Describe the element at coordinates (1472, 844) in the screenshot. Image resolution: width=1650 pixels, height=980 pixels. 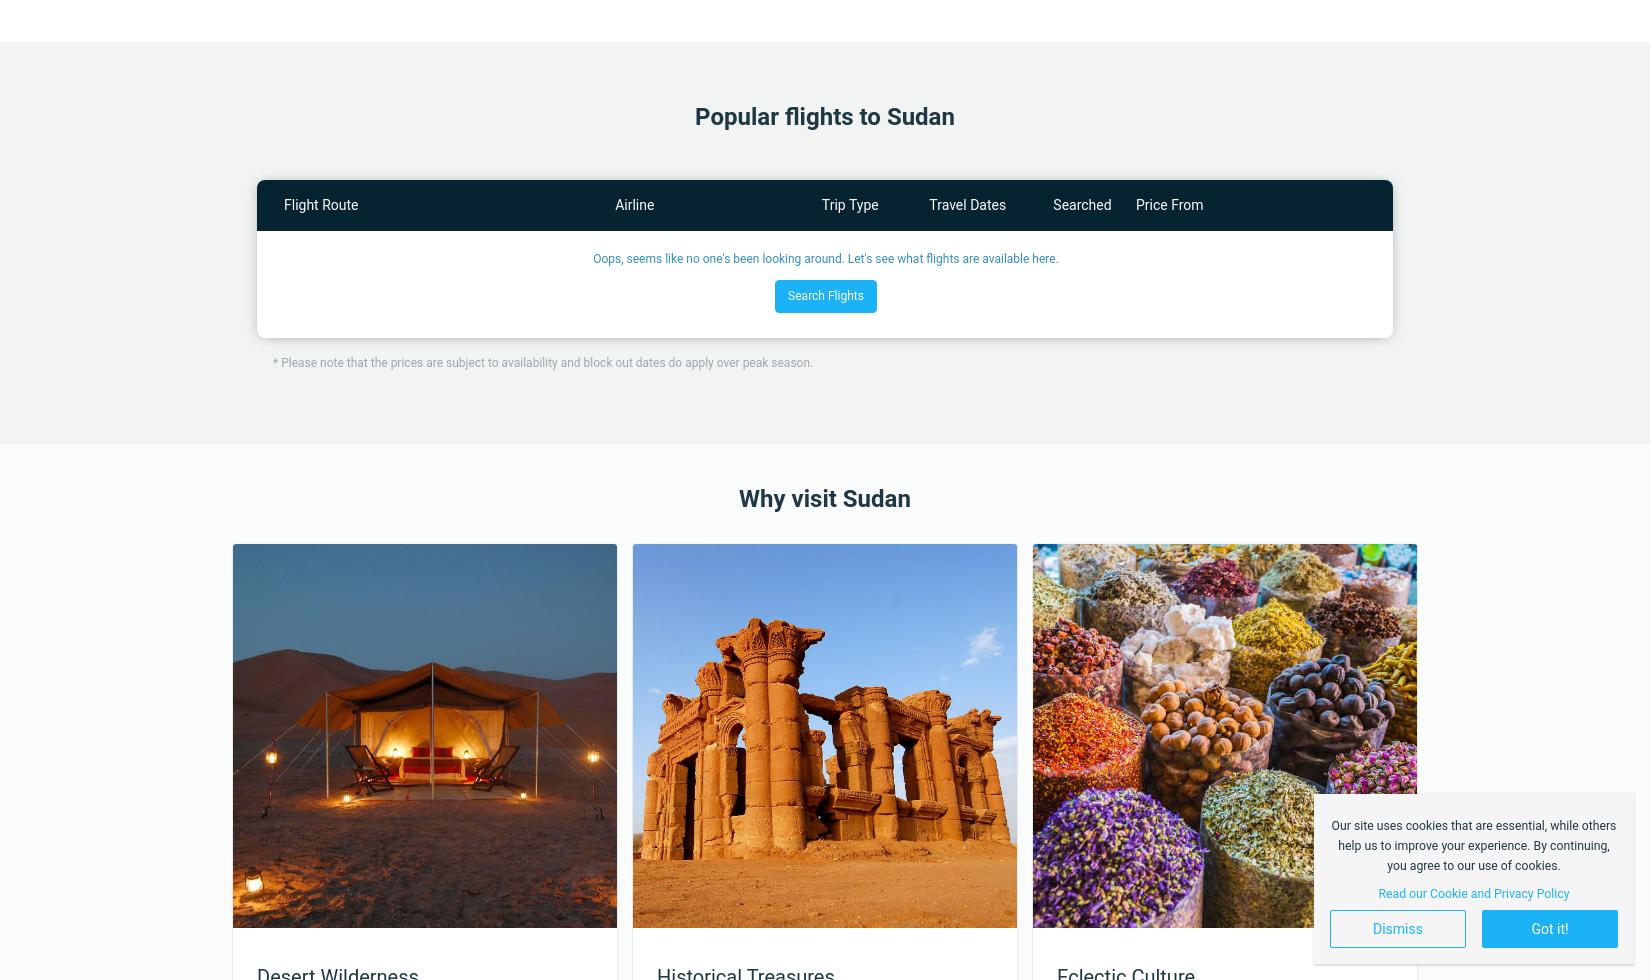
I see `'Our site uses cookies that are essential, while others help us to improve your experience. By continuing, you
agree to our use of cookies.'` at that location.